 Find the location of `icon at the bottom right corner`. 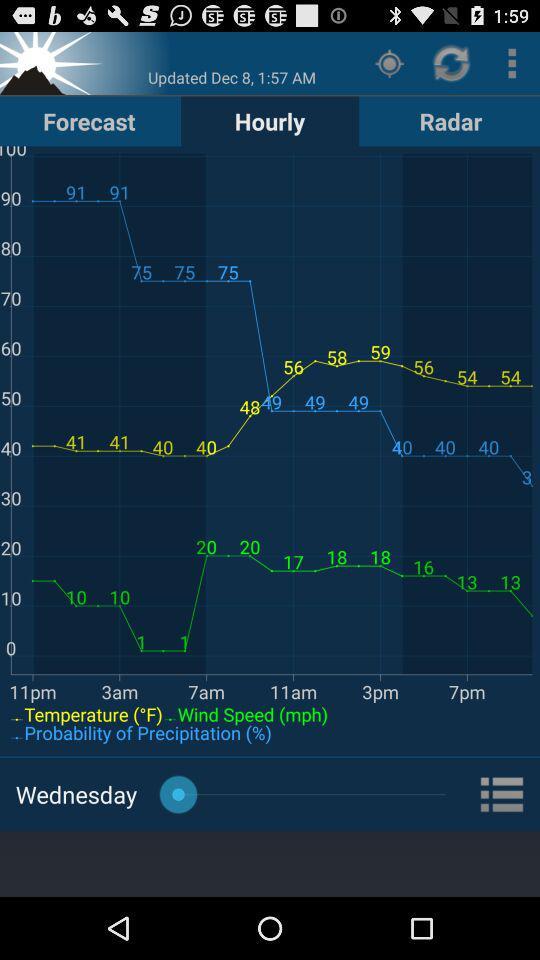

icon at the bottom right corner is located at coordinates (502, 794).